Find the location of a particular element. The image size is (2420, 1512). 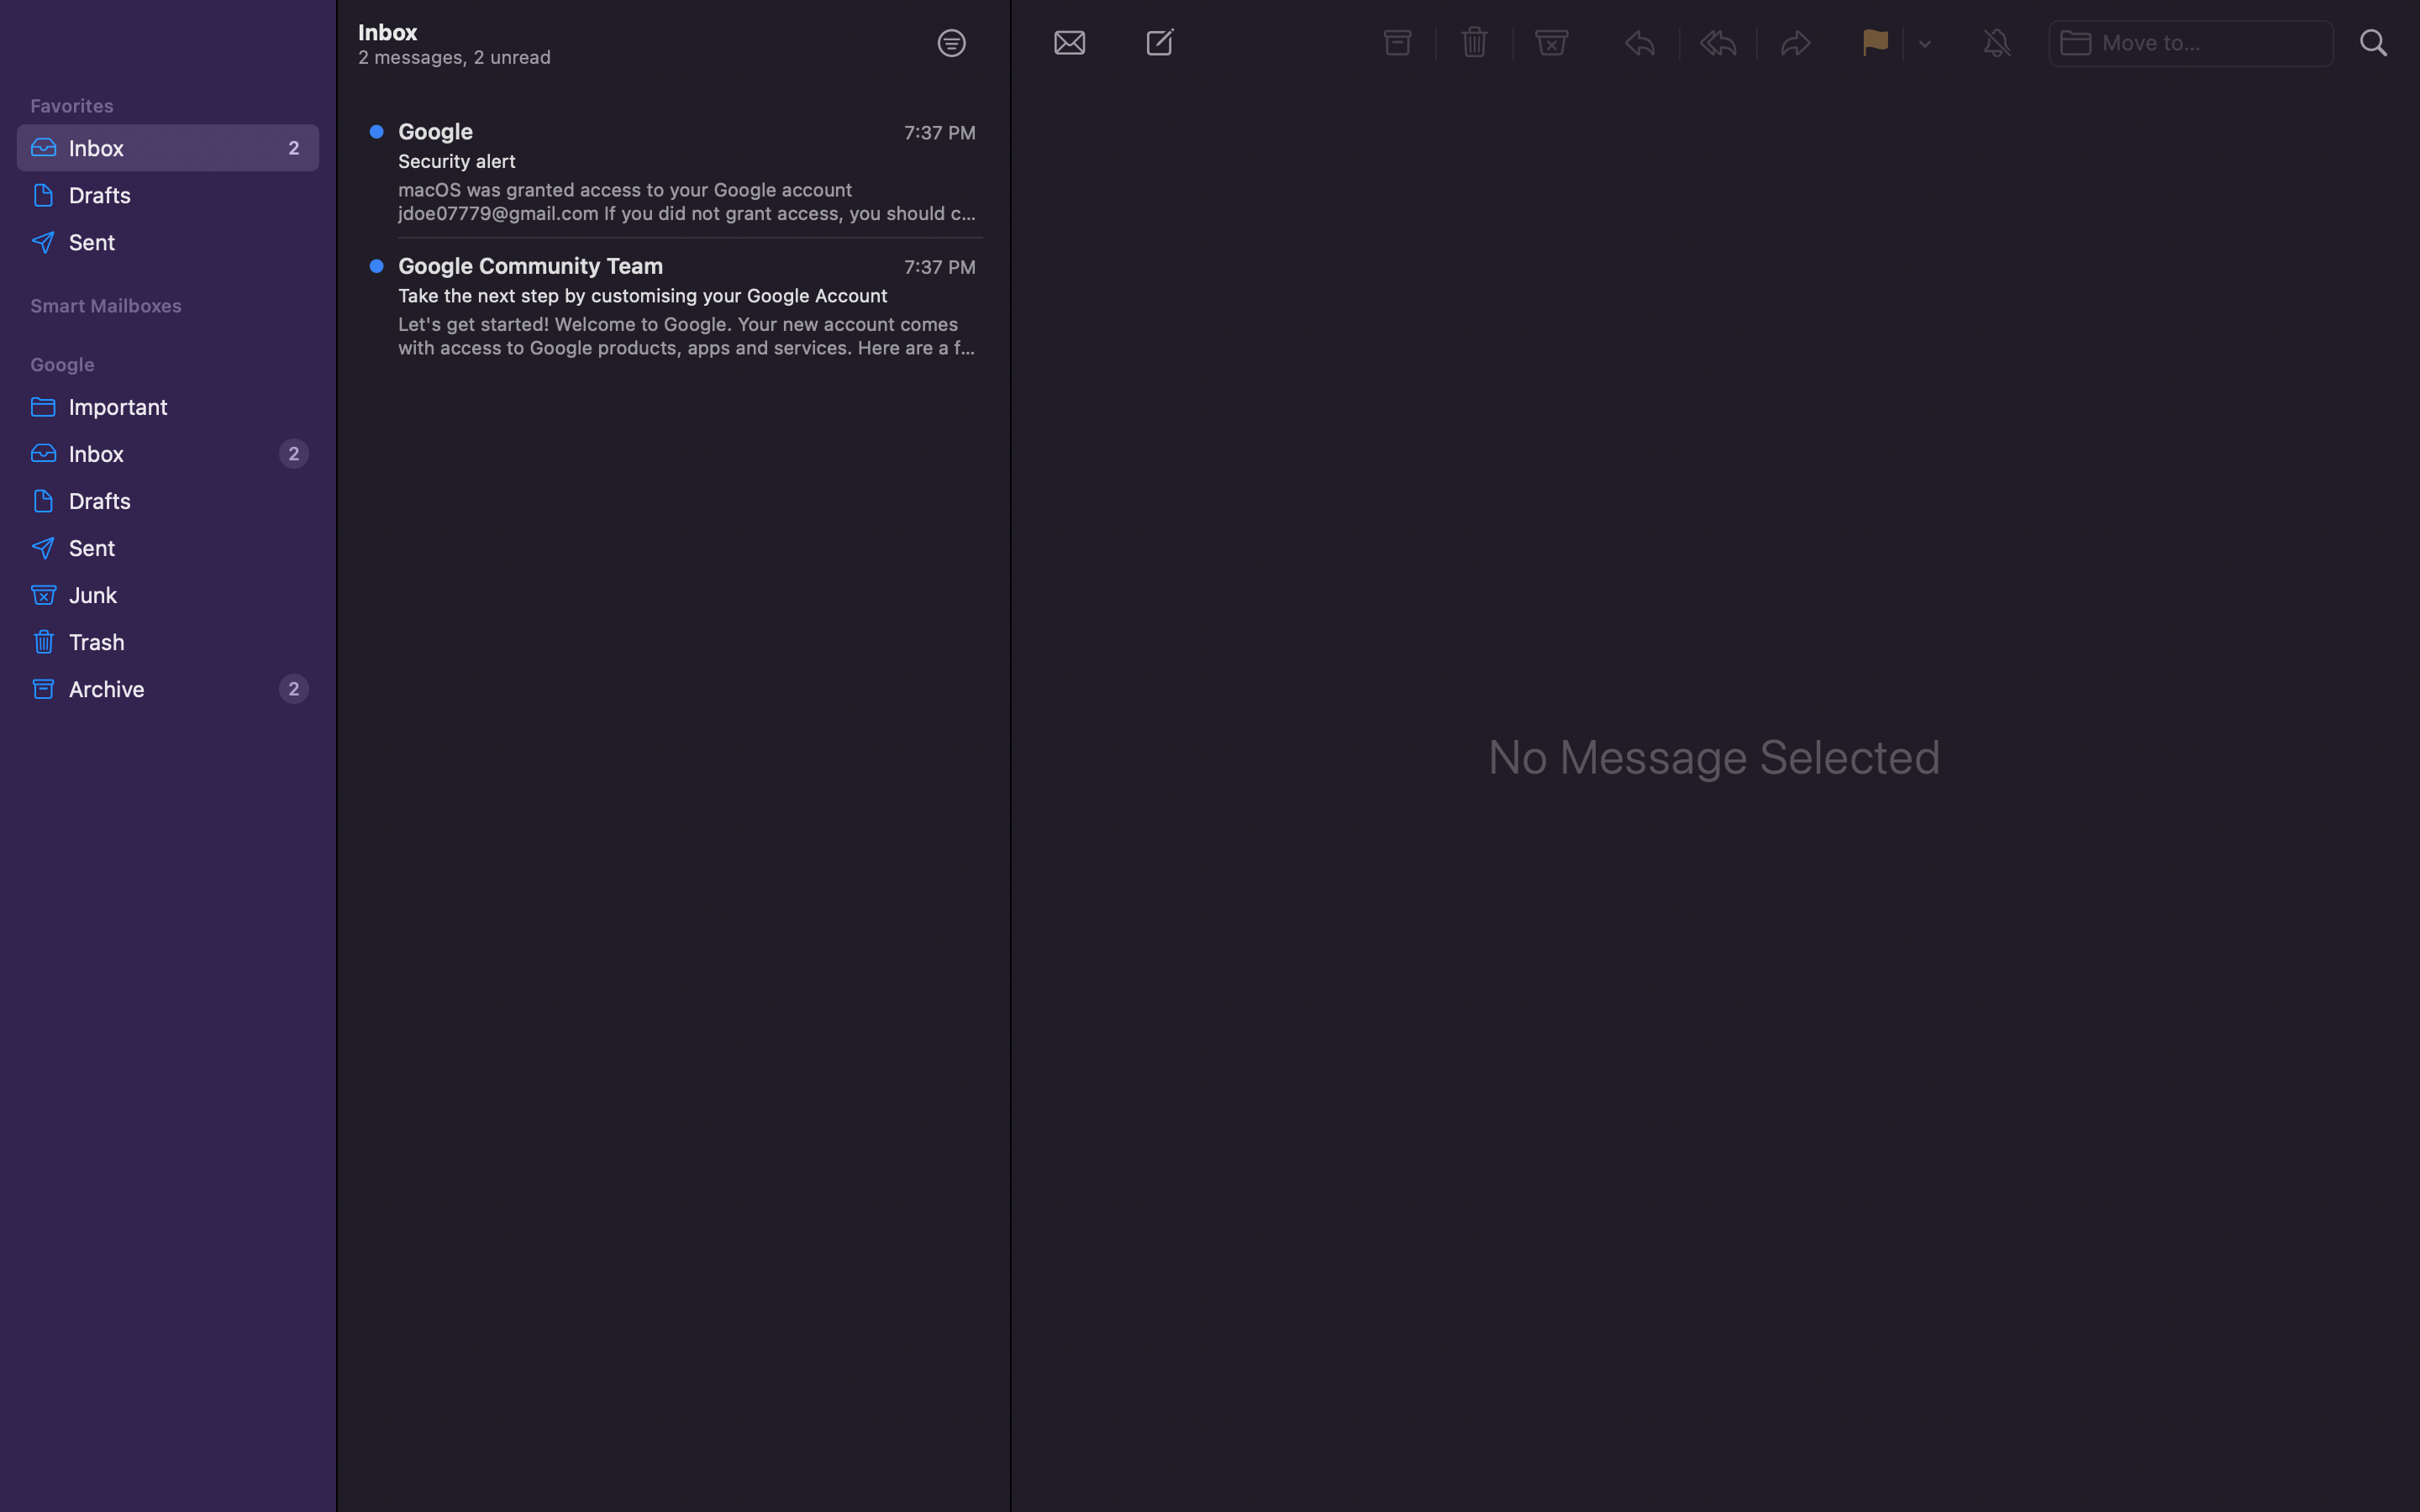

the option to create a fresh message is located at coordinates (1165, 46).